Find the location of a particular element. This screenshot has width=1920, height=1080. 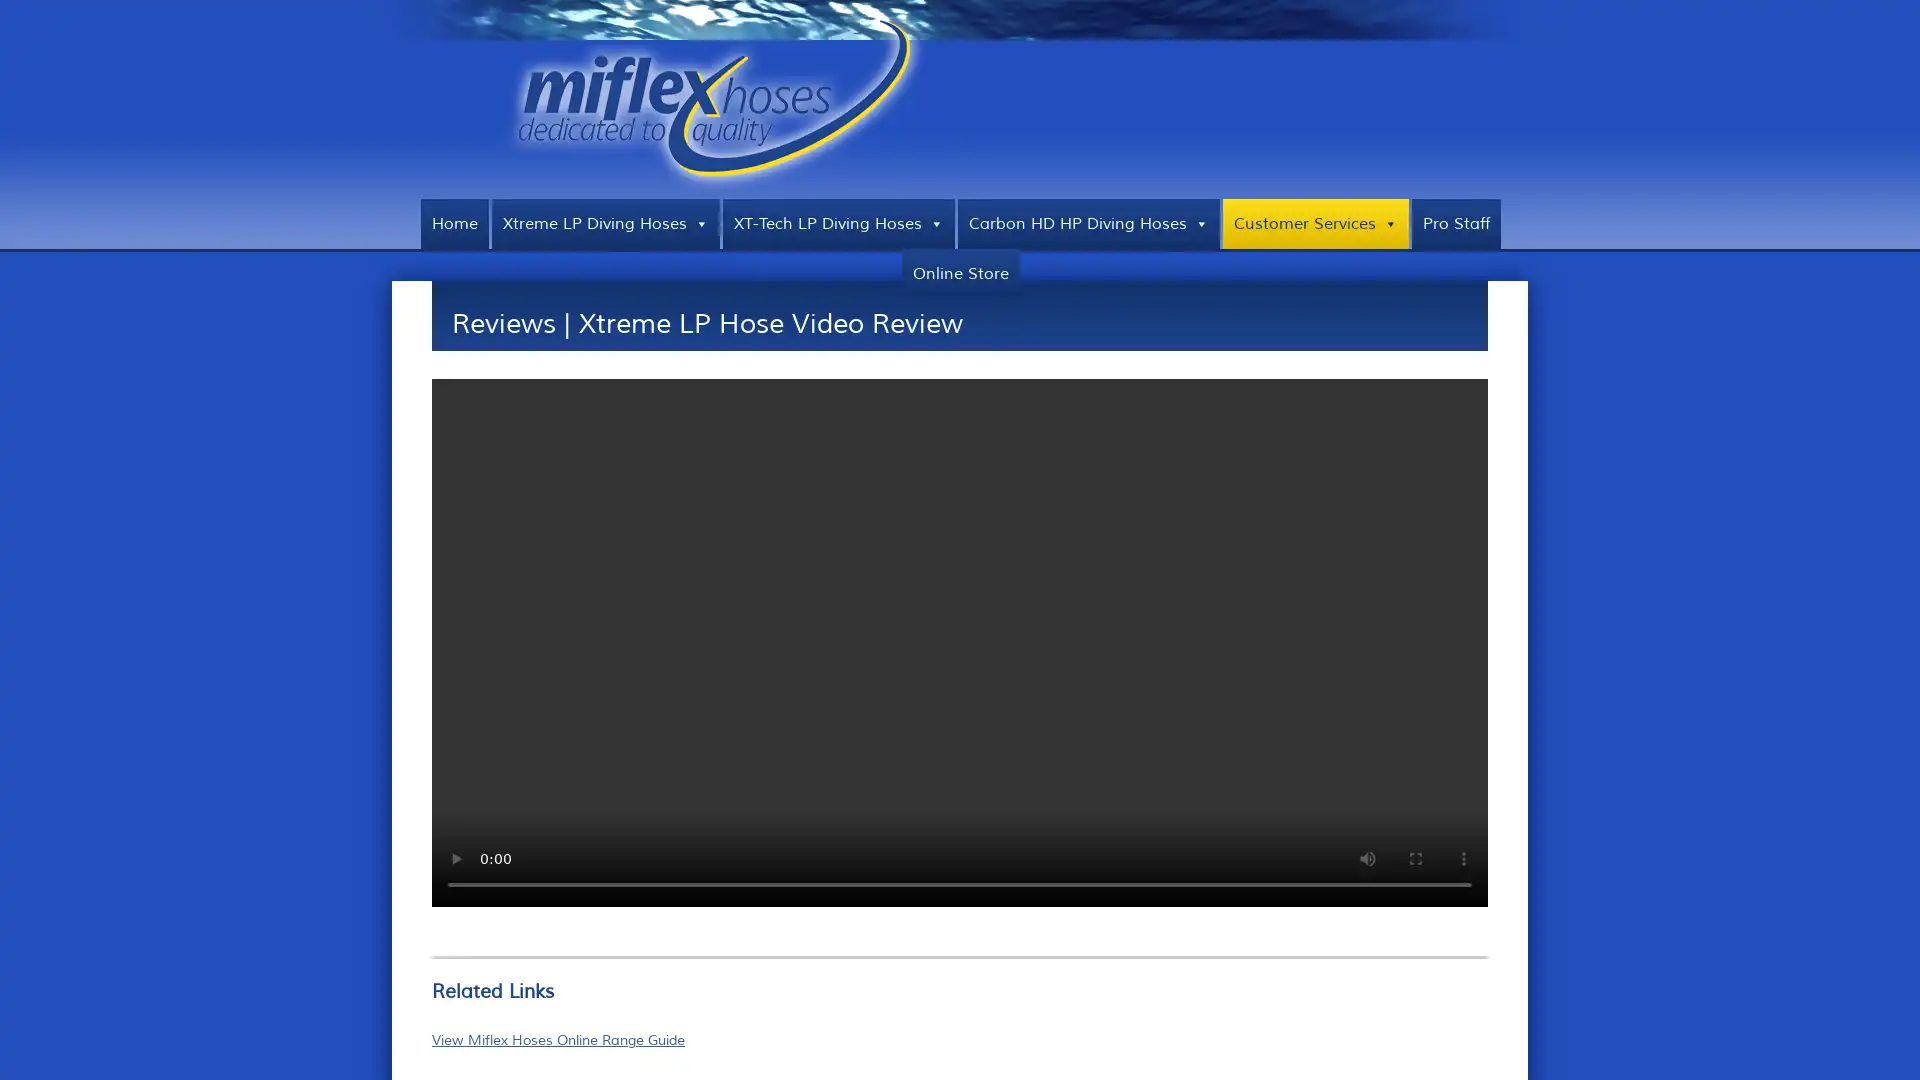

show more media controls is located at coordinates (1464, 856).